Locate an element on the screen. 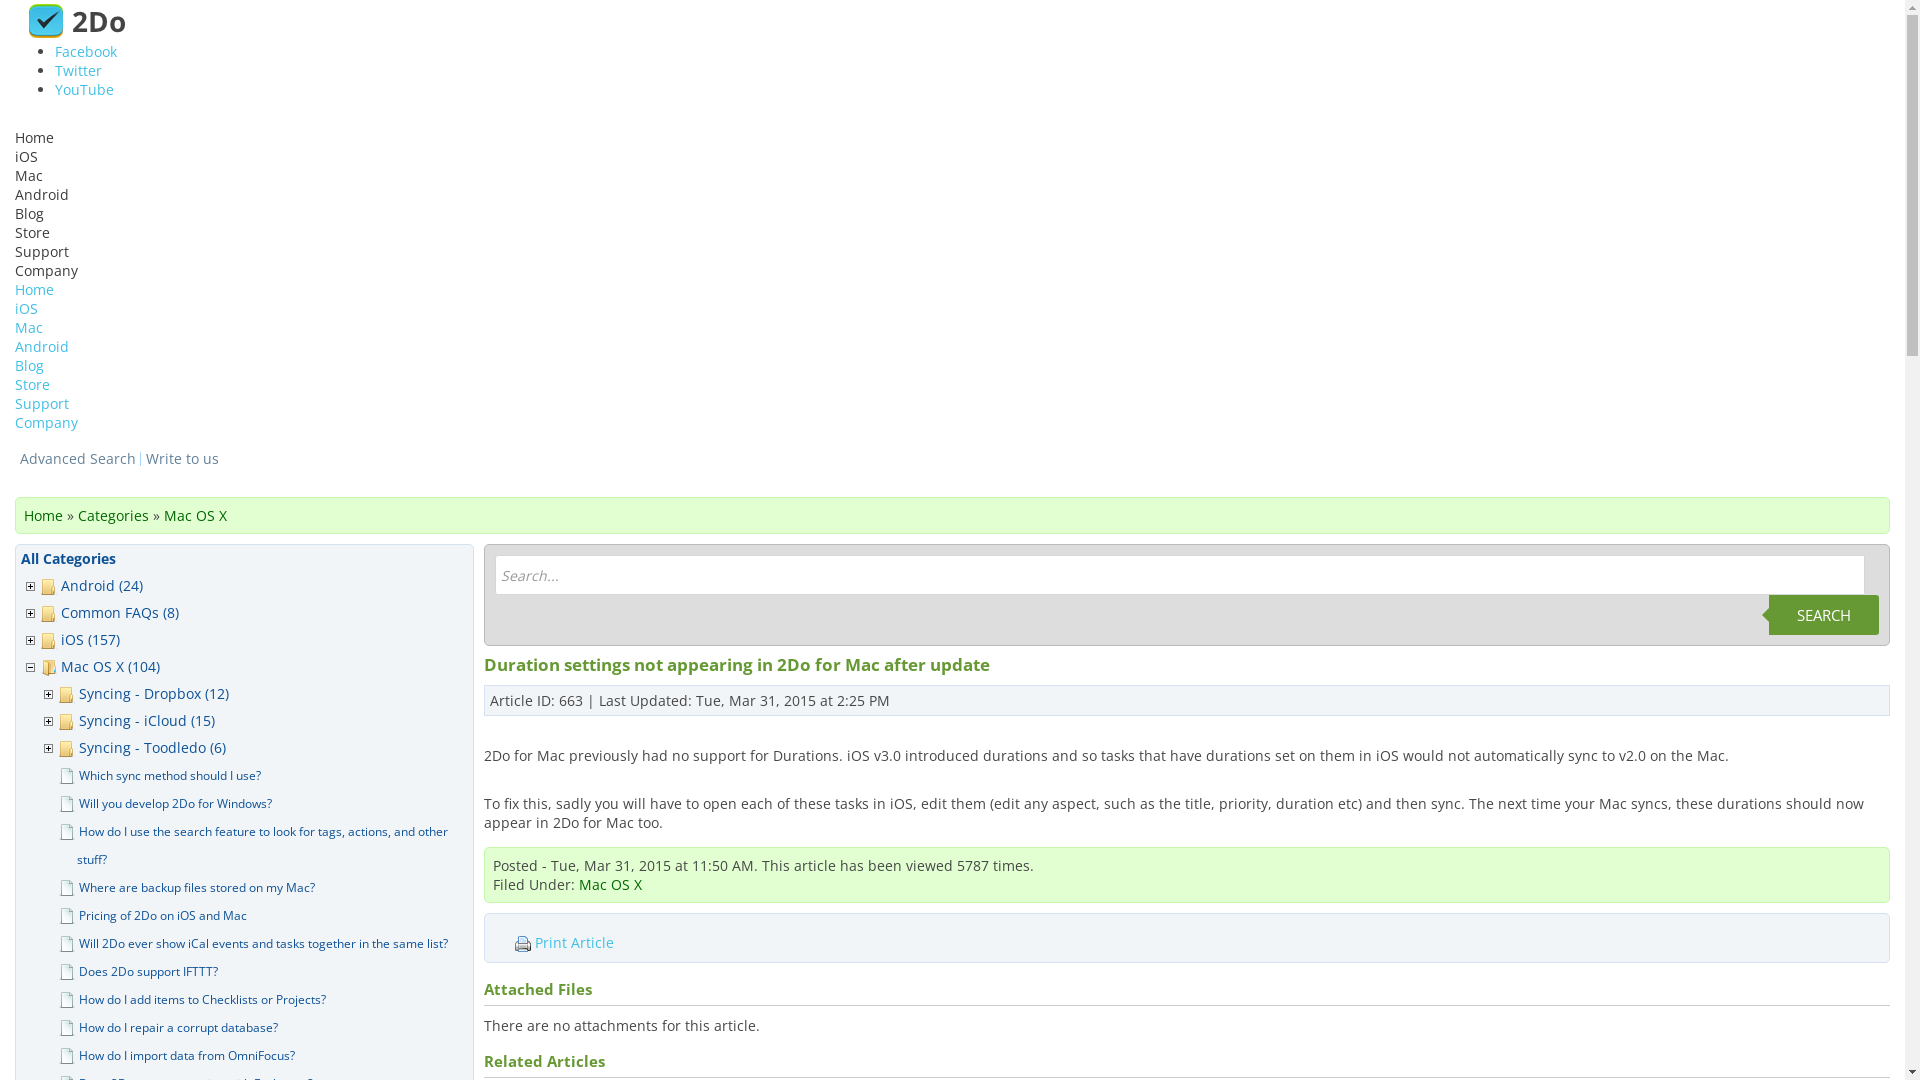  'Twitter' is located at coordinates (78, 69).